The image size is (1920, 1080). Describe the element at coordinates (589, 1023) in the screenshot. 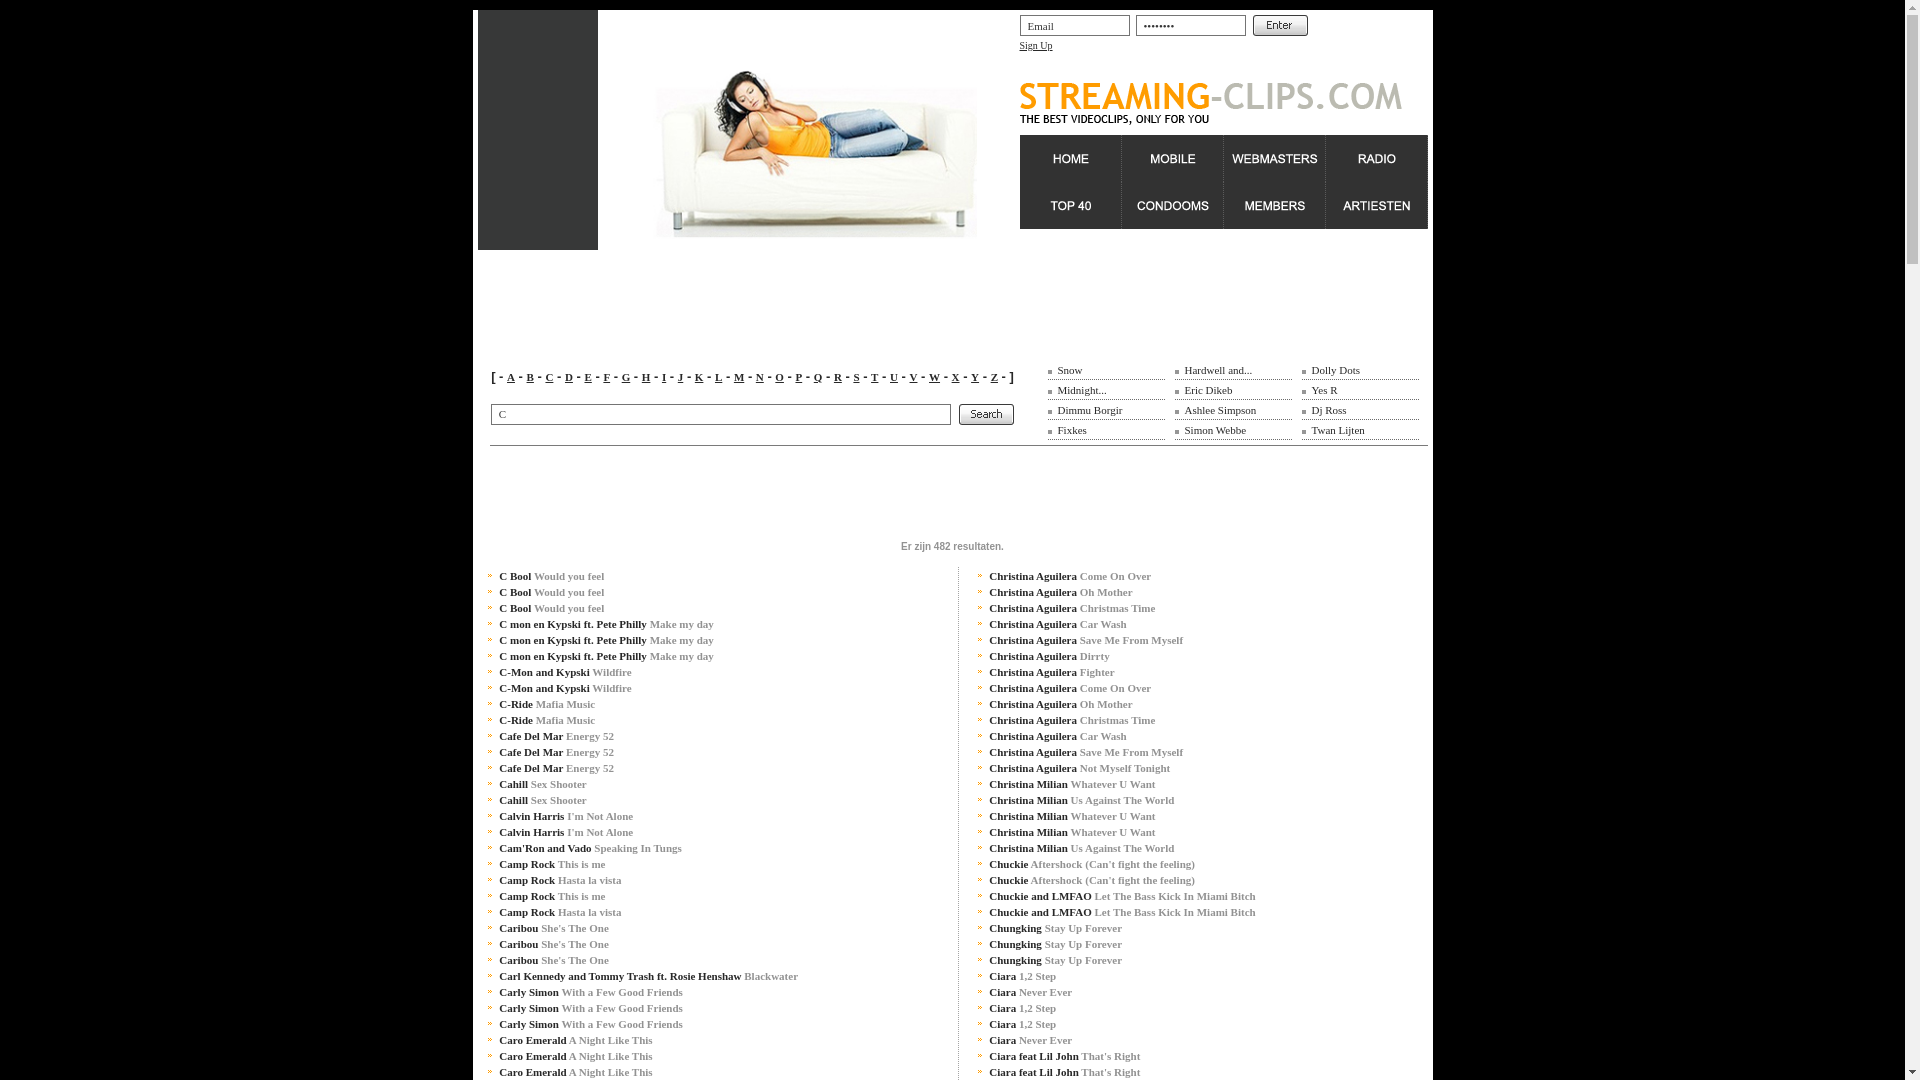

I see `'Carly Simon With a Few Good Friends'` at that location.